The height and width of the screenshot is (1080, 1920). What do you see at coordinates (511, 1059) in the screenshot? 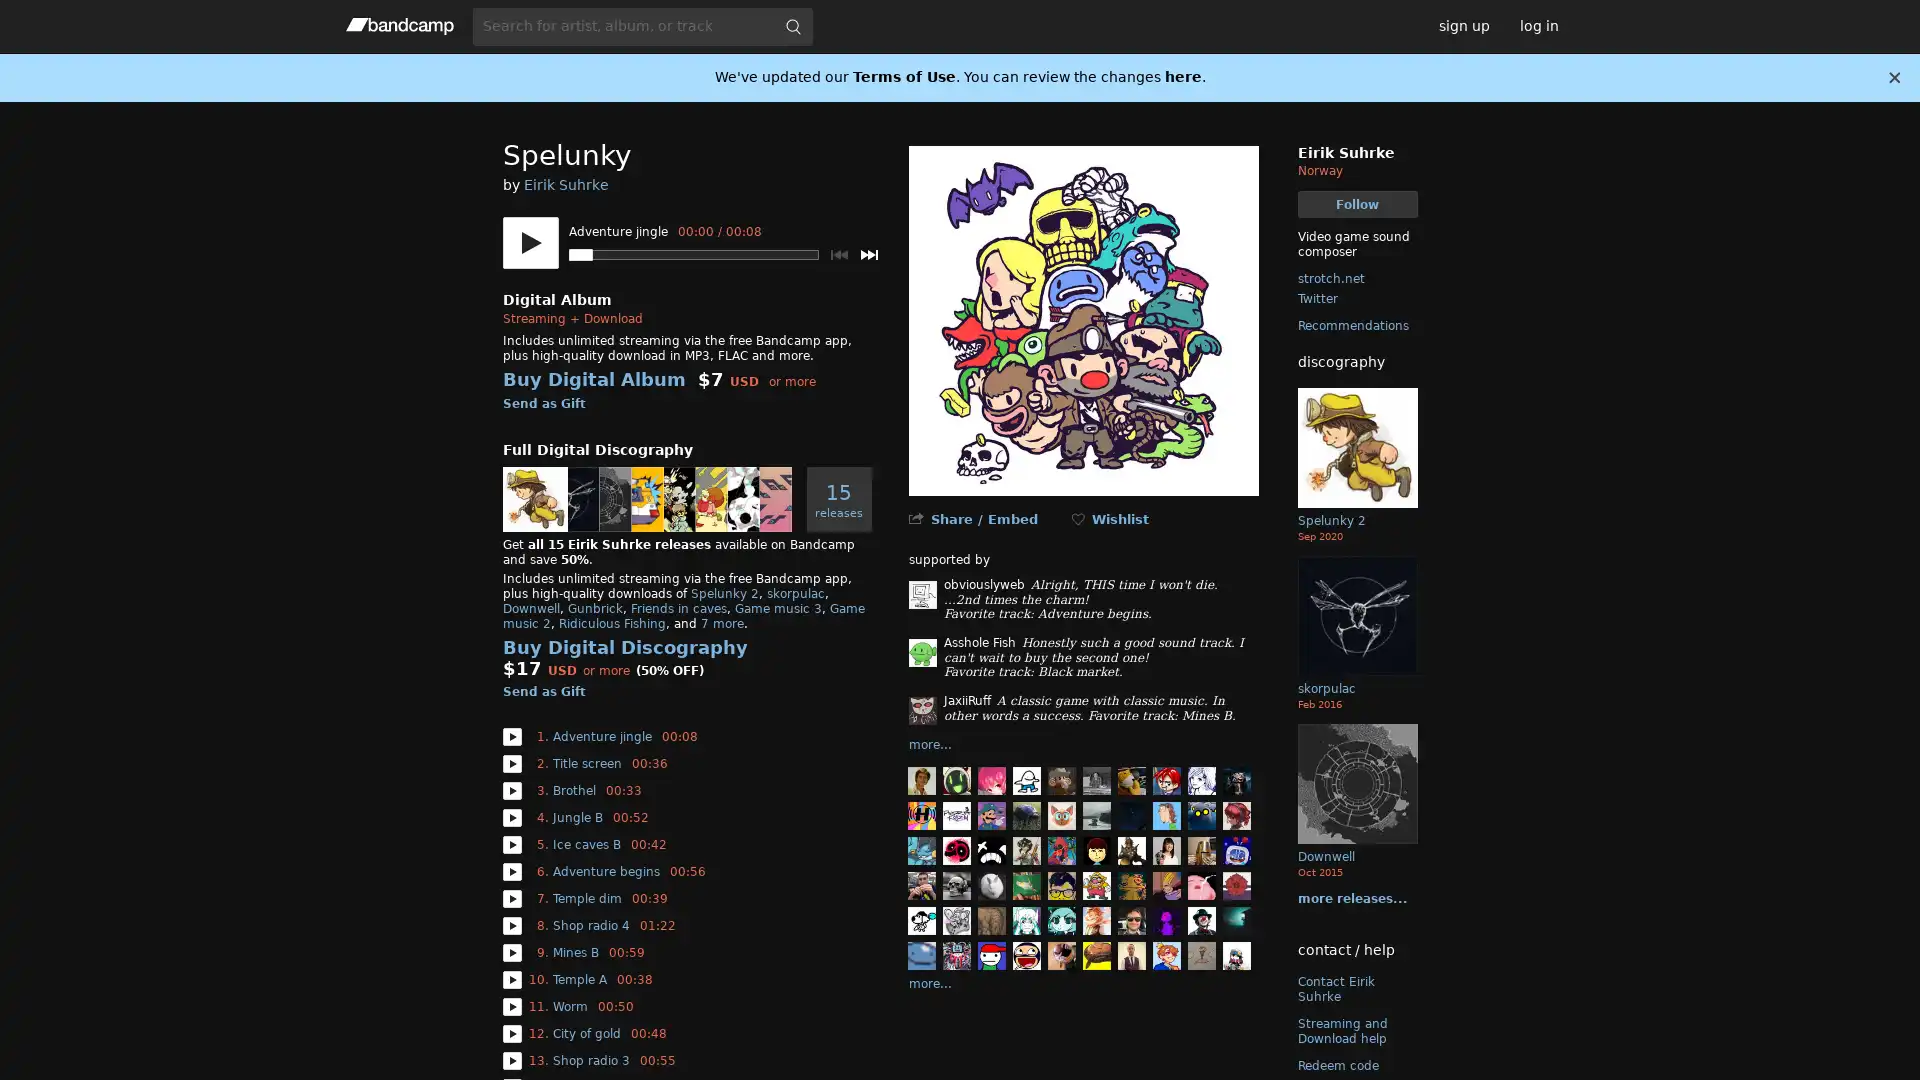
I see `Play Shop radio 3` at bounding box center [511, 1059].